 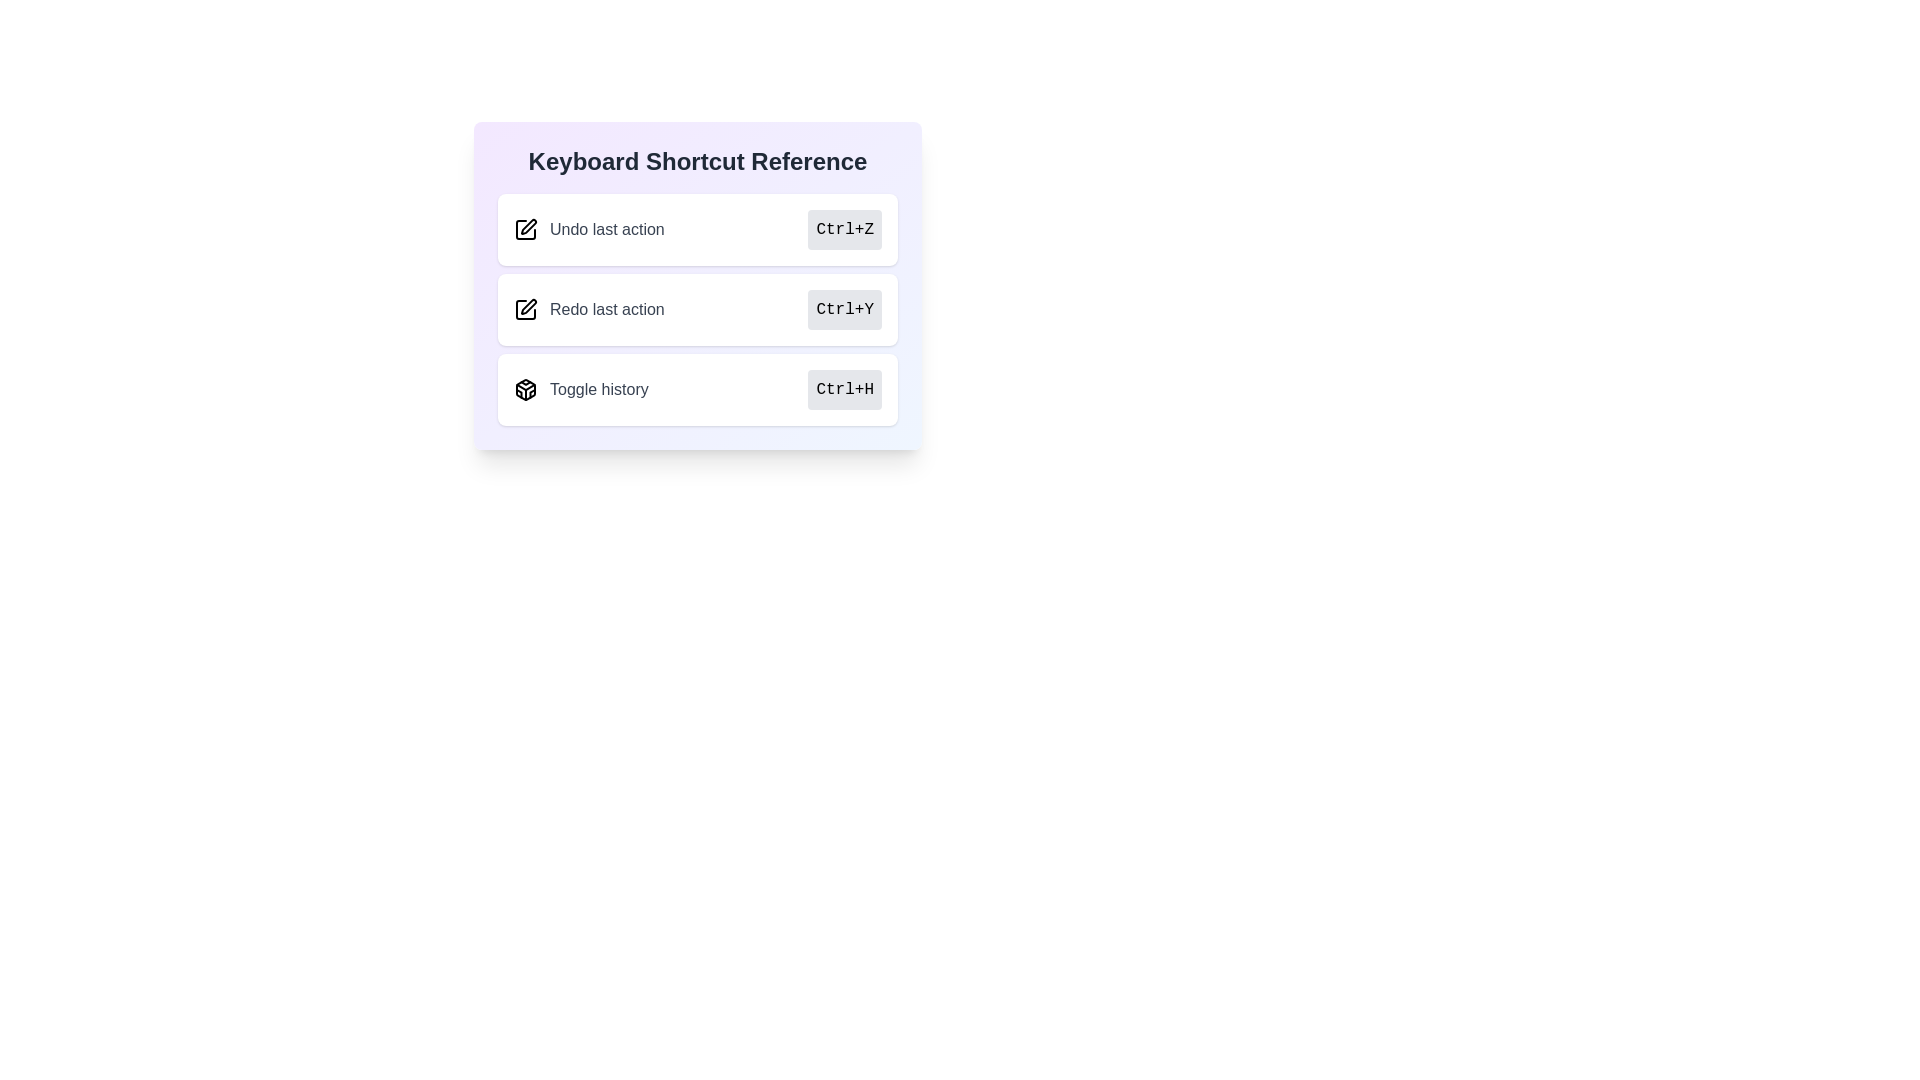 What do you see at coordinates (845, 229) in the screenshot?
I see `the small rectangular label styled with a monospaced font that contains the text 'Ctrl+Z', located to the right of 'Undo last action' in the 'Keyboard Shortcut Reference' section` at bounding box center [845, 229].